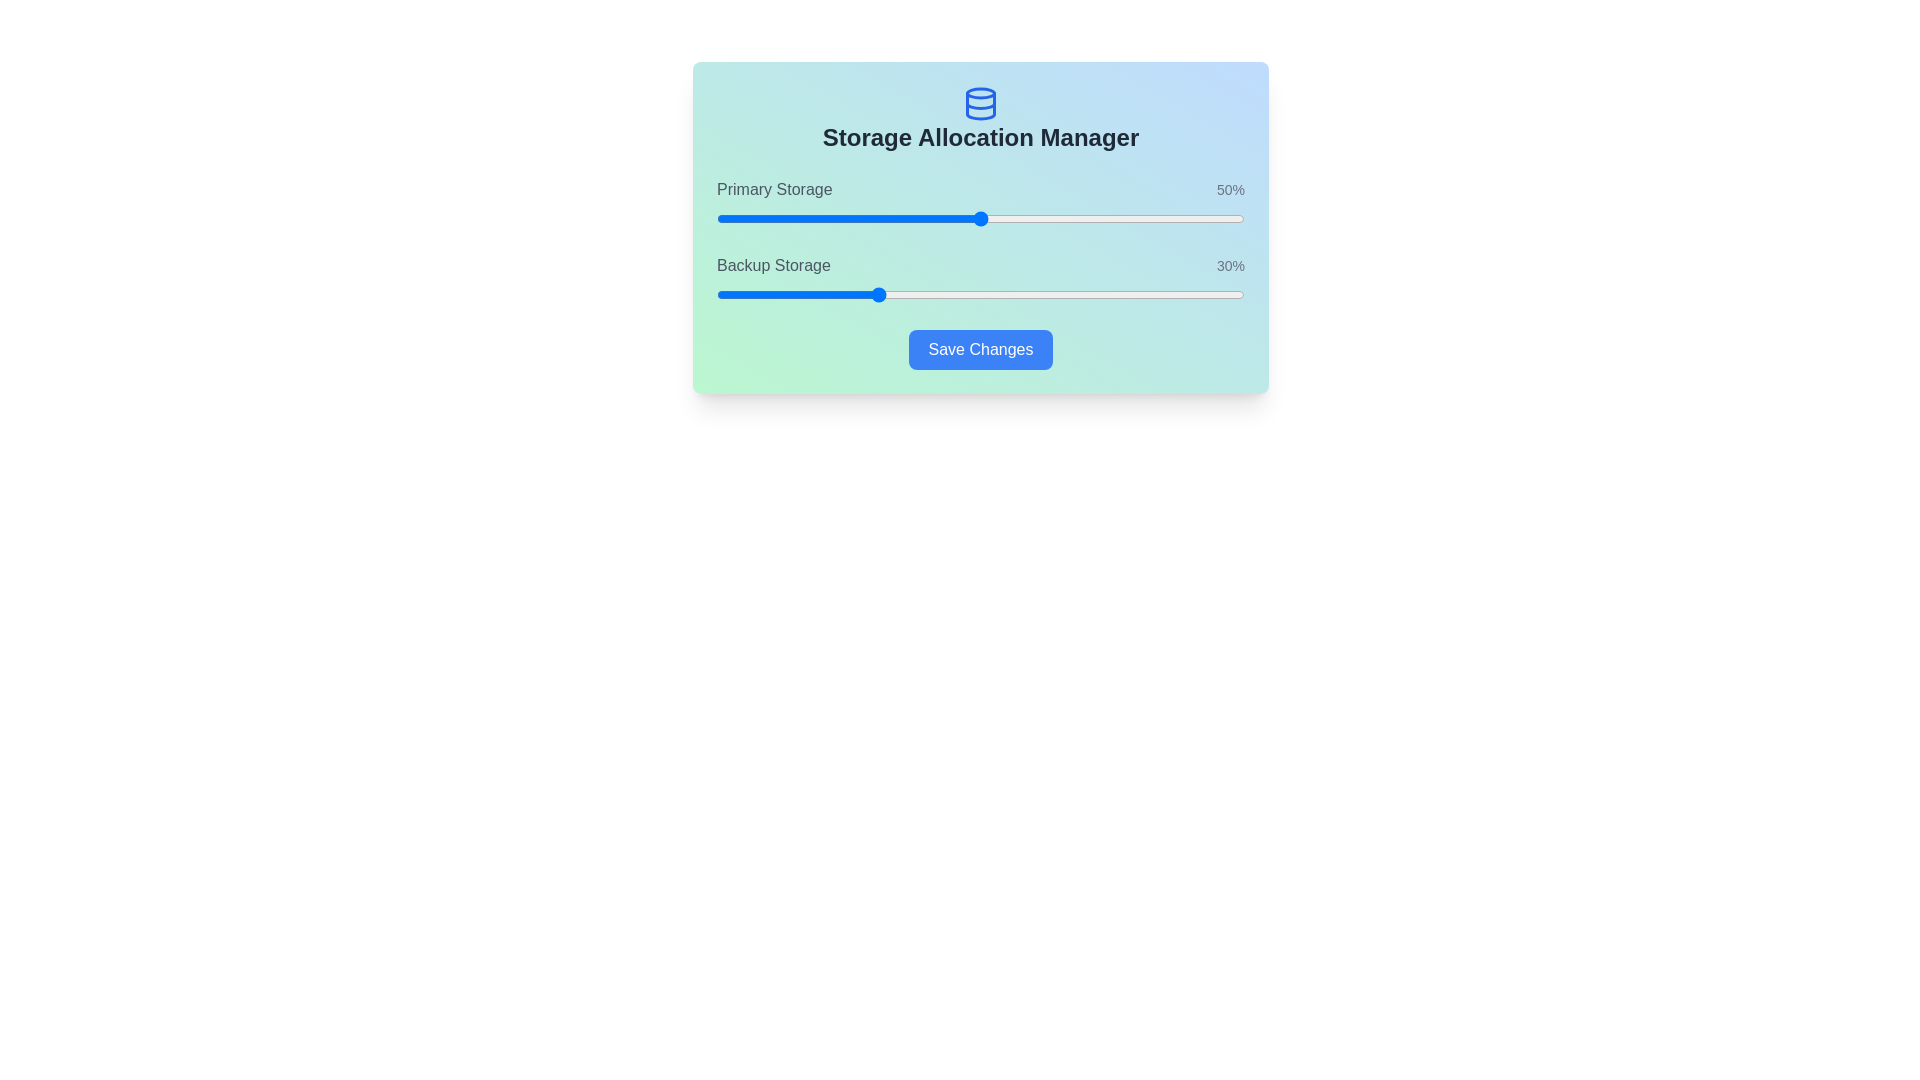  I want to click on the Primary Storage slider to set its value to 39, so click(921, 219).